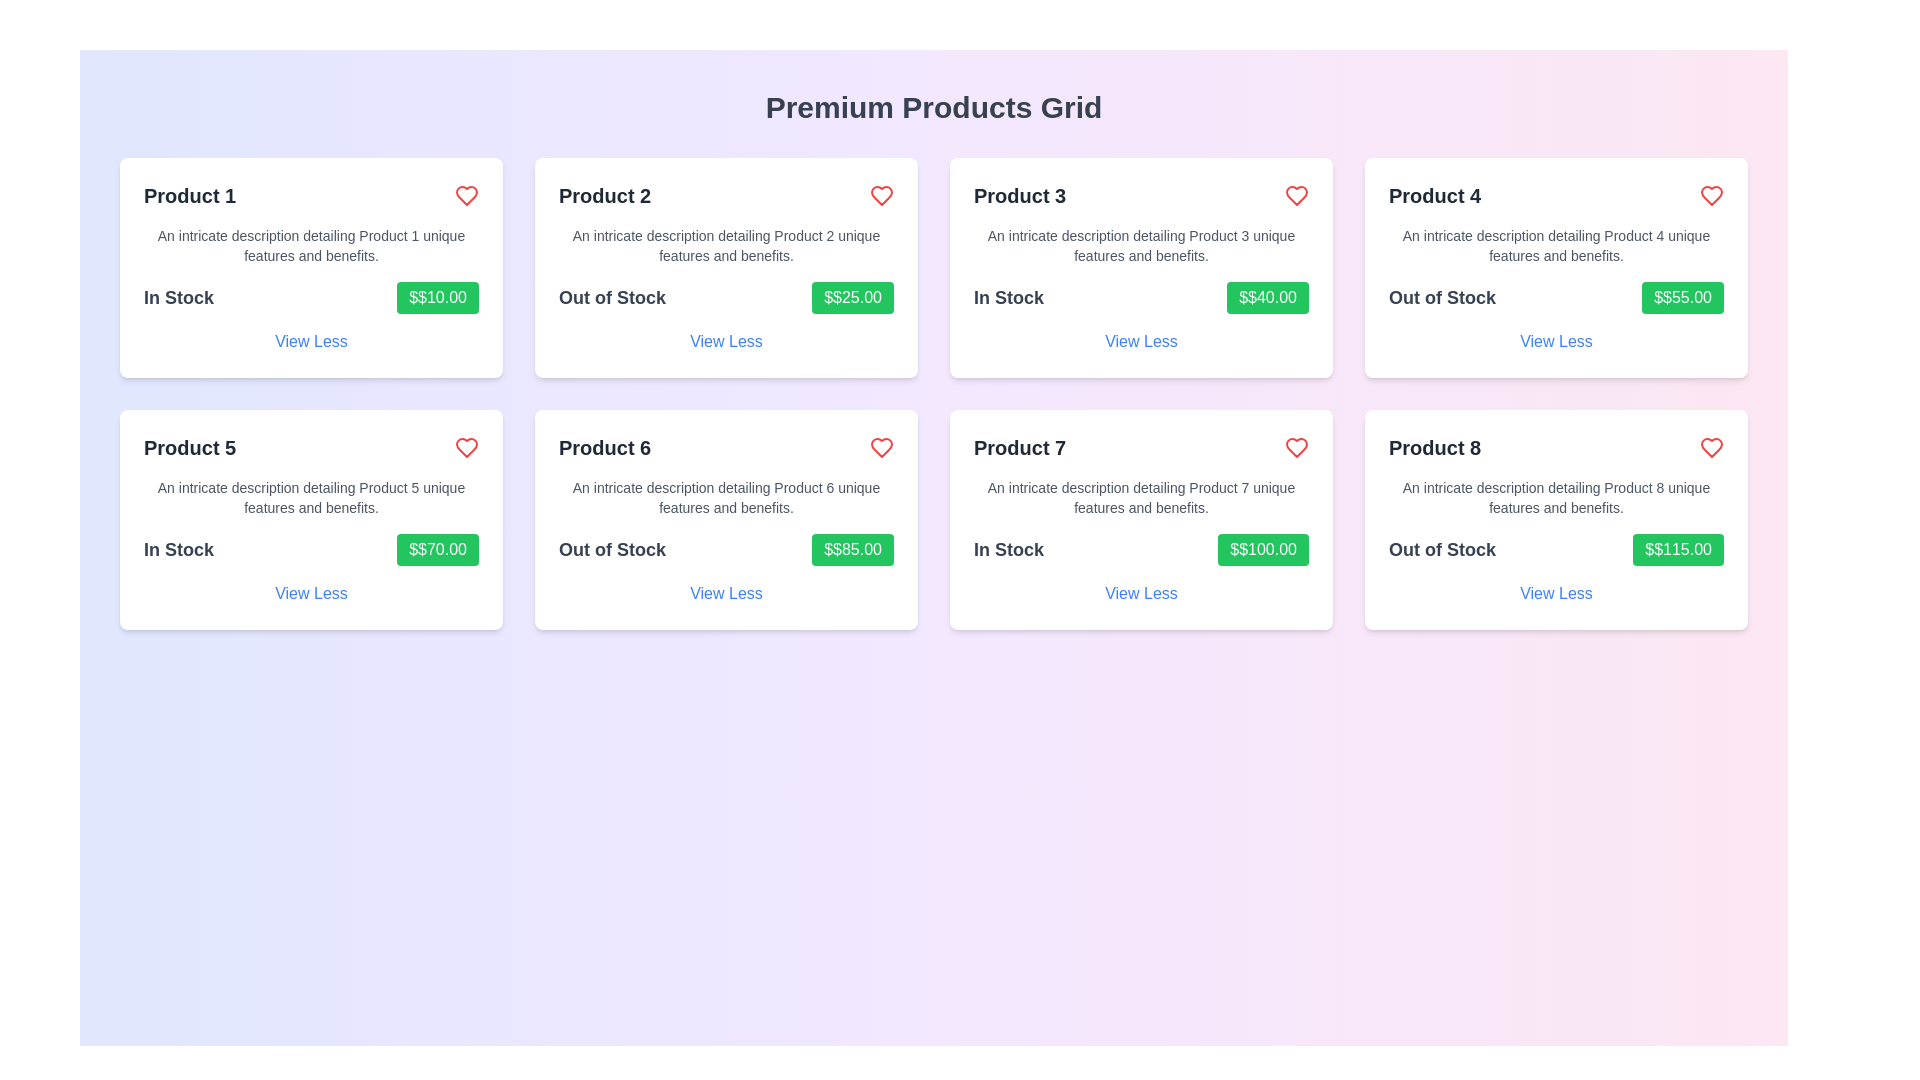  What do you see at coordinates (1020, 196) in the screenshot?
I see `the Text Element displaying the title 'Product 3'` at bounding box center [1020, 196].